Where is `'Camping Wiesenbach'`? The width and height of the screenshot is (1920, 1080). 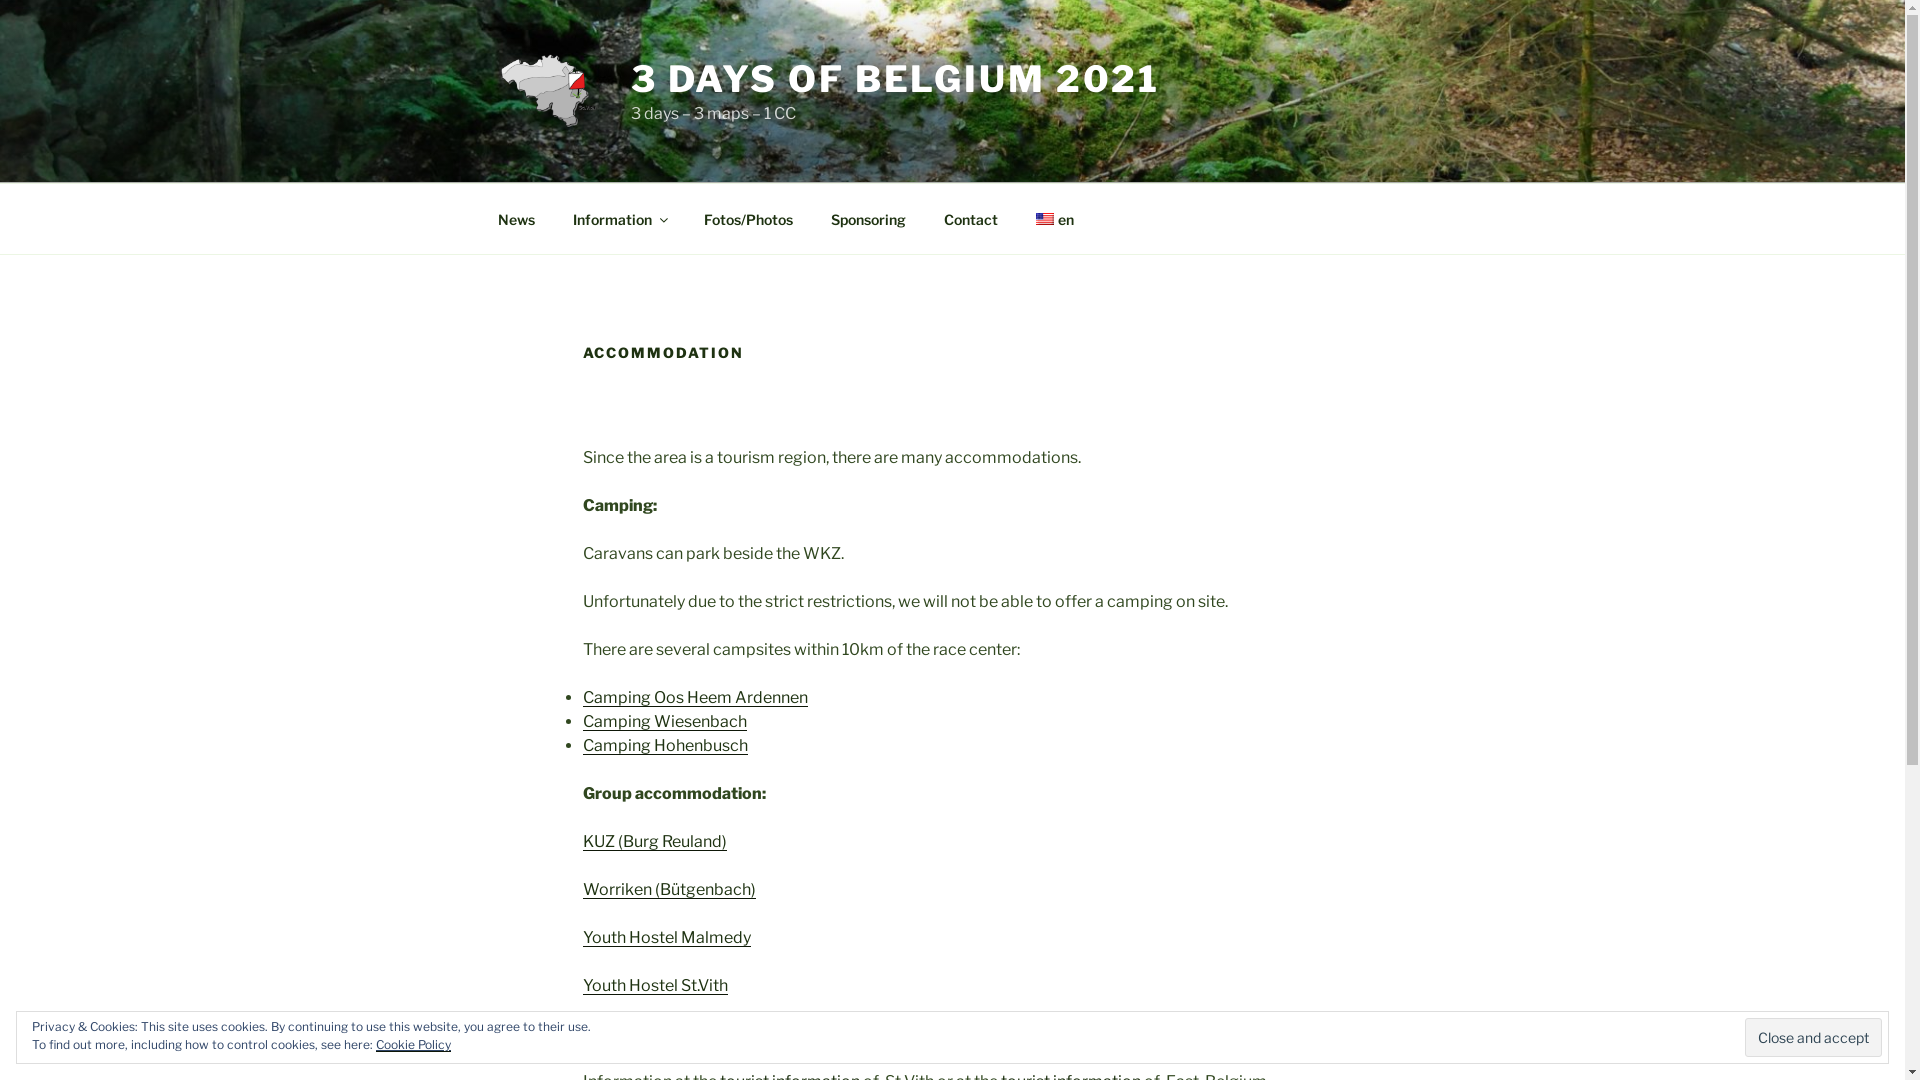
'Camping Wiesenbach' is located at coordinates (663, 721).